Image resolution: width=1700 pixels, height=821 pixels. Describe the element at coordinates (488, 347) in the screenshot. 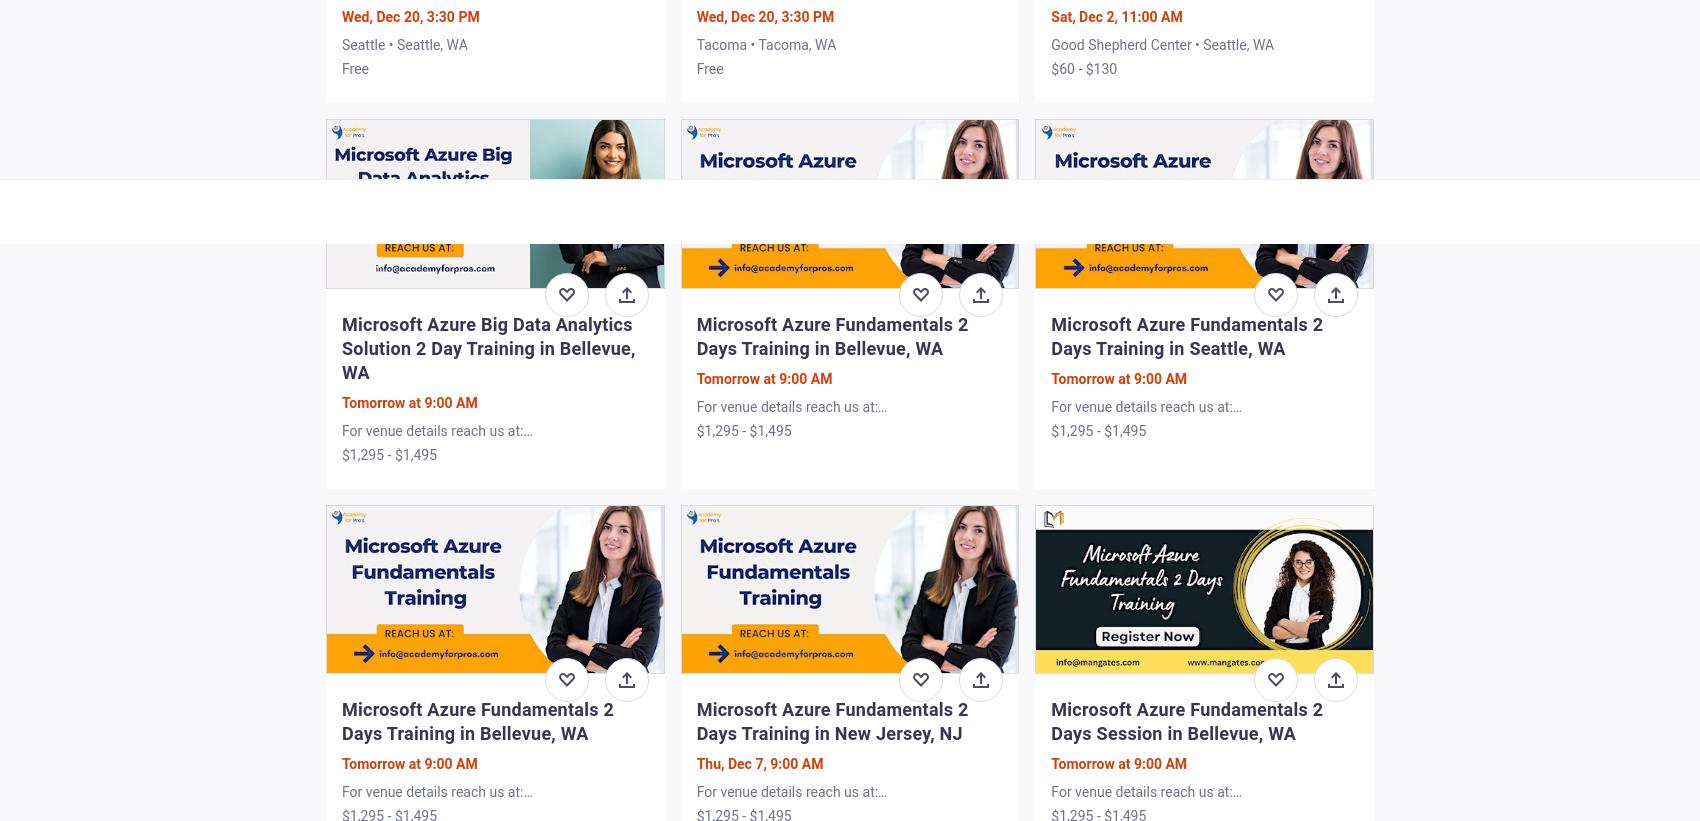

I see `'Microsoft Azure Big Data Analytics Solution  2 Day Training in Bellevue, WA'` at that location.